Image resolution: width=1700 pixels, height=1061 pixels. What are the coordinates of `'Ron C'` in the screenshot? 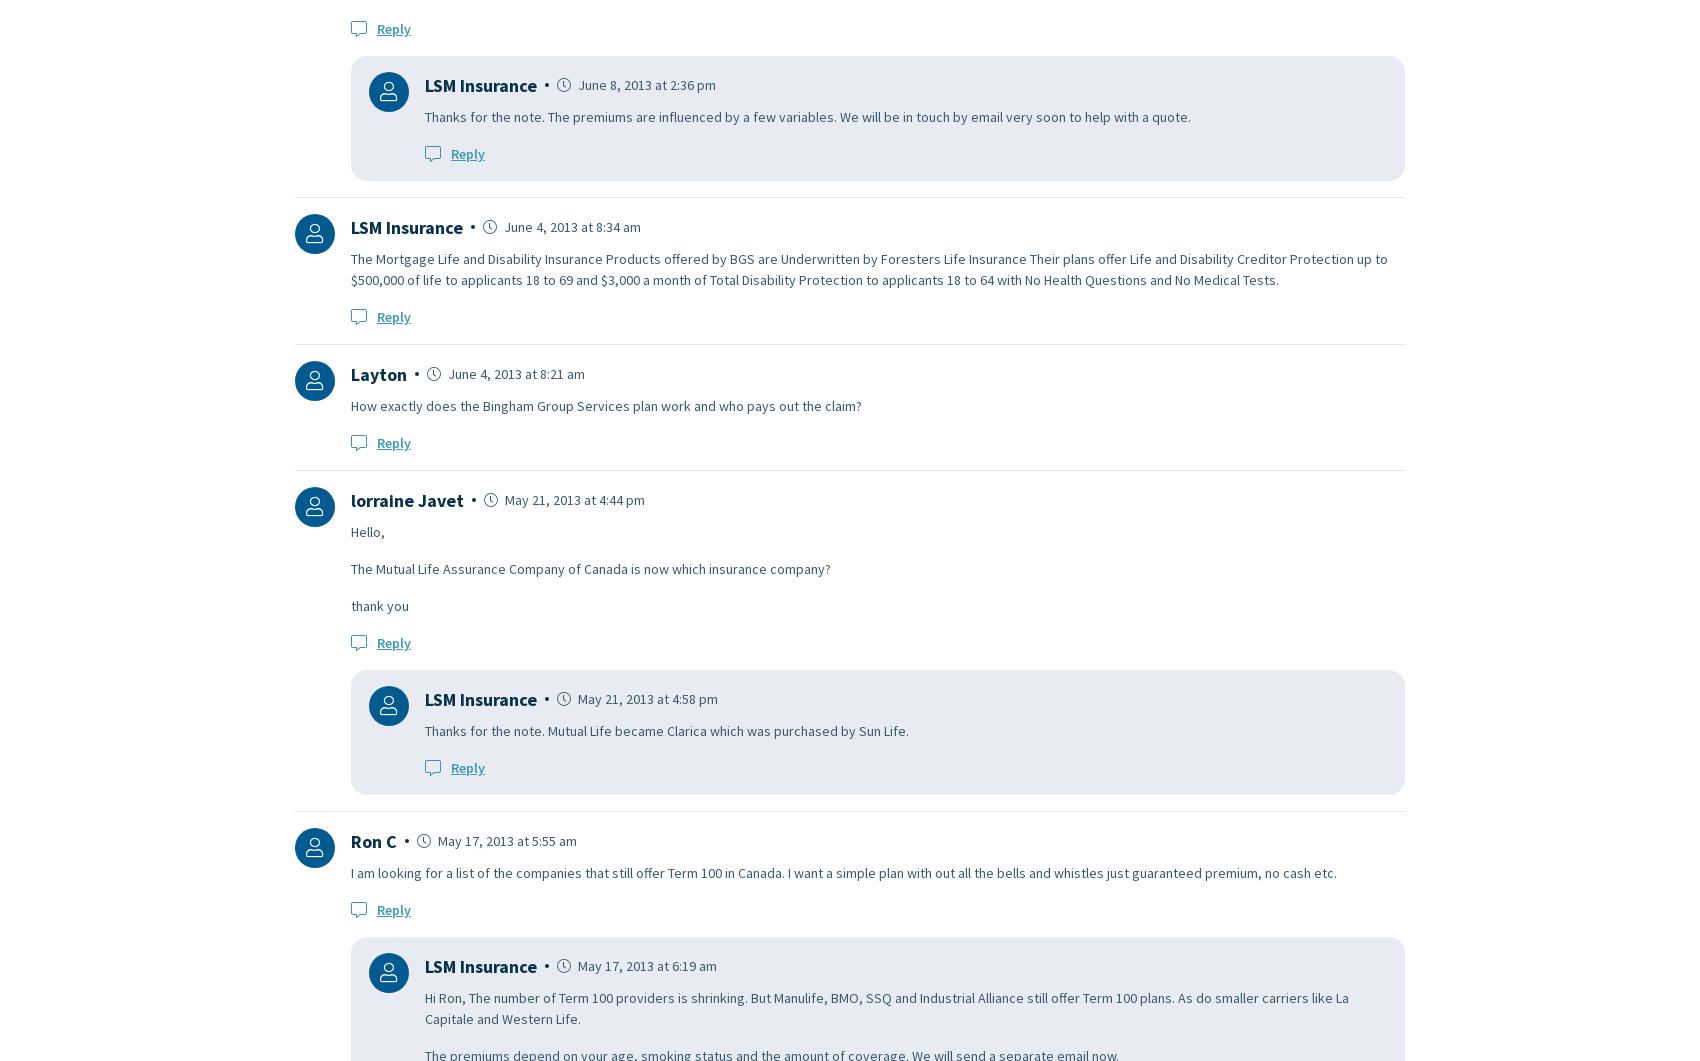 It's located at (350, 840).